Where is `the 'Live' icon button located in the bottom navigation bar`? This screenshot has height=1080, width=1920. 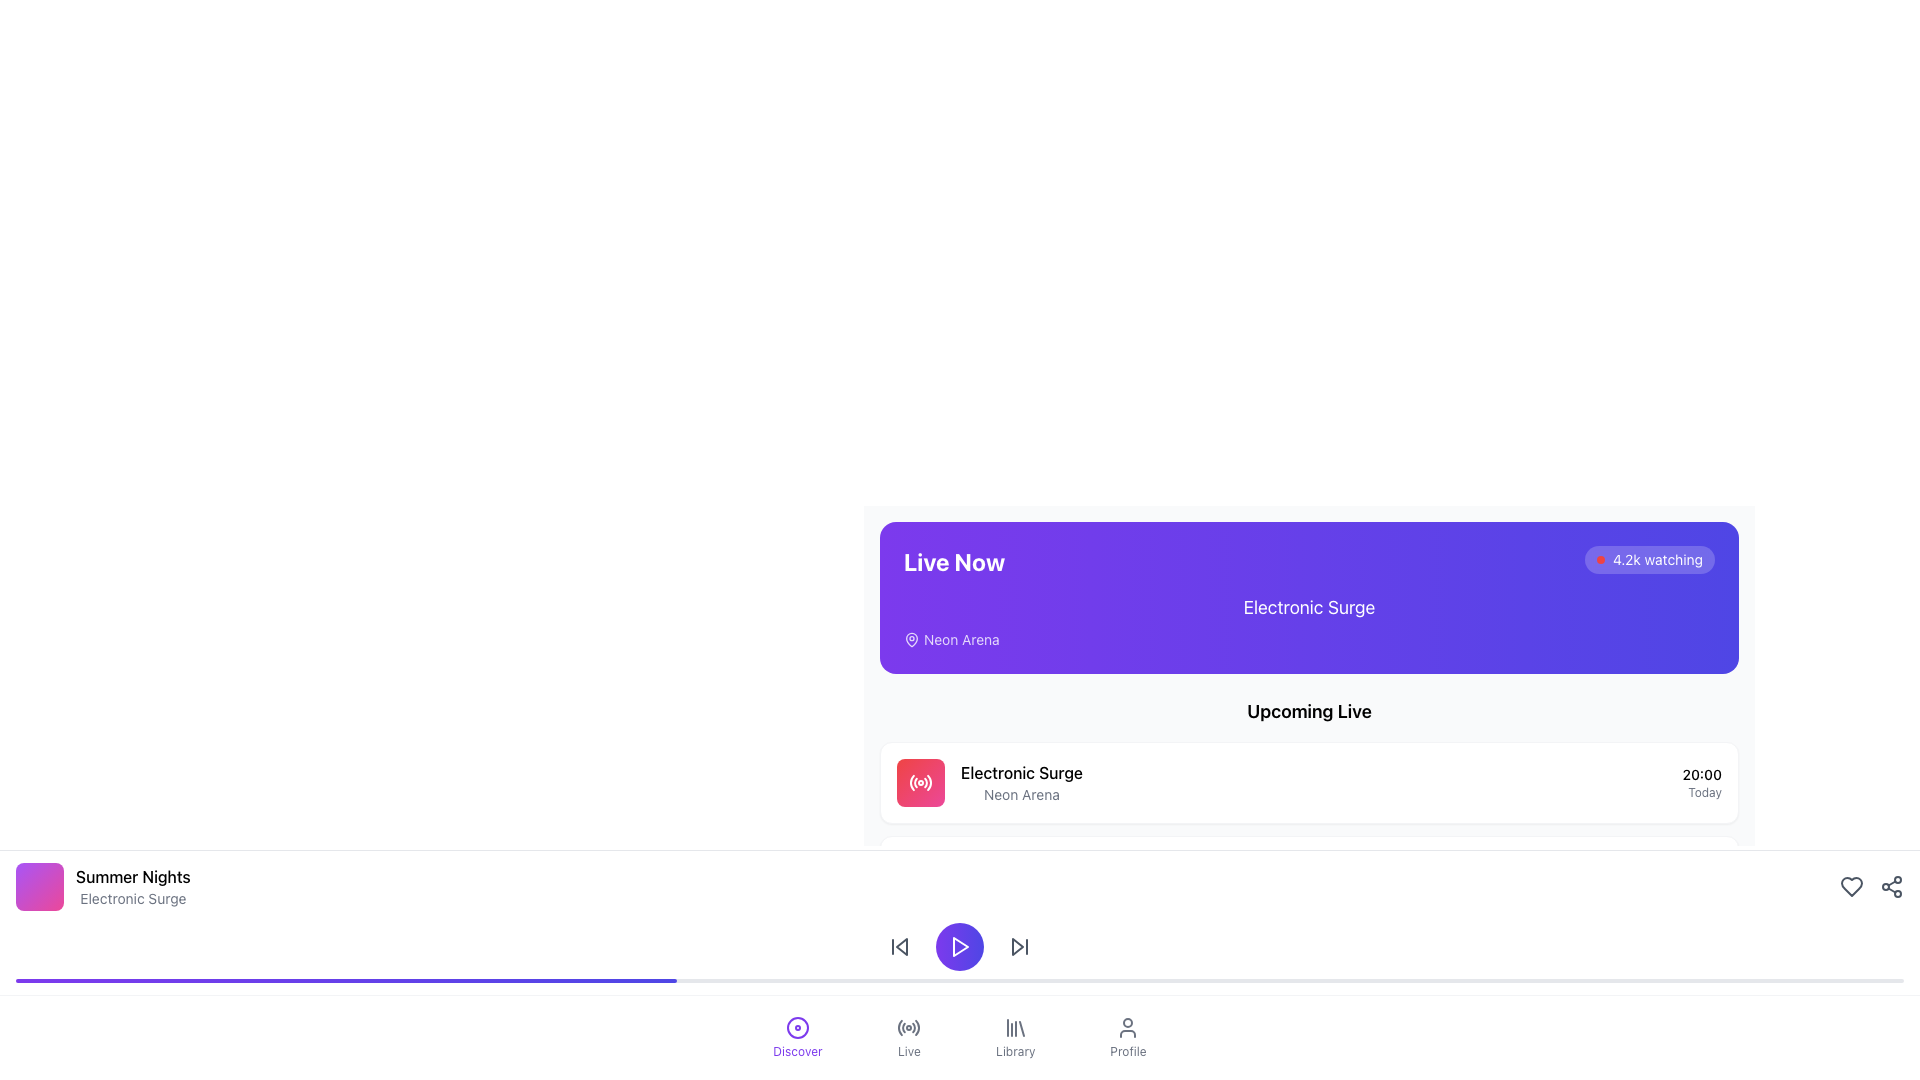 the 'Live' icon button located in the bottom navigation bar is located at coordinates (908, 1028).